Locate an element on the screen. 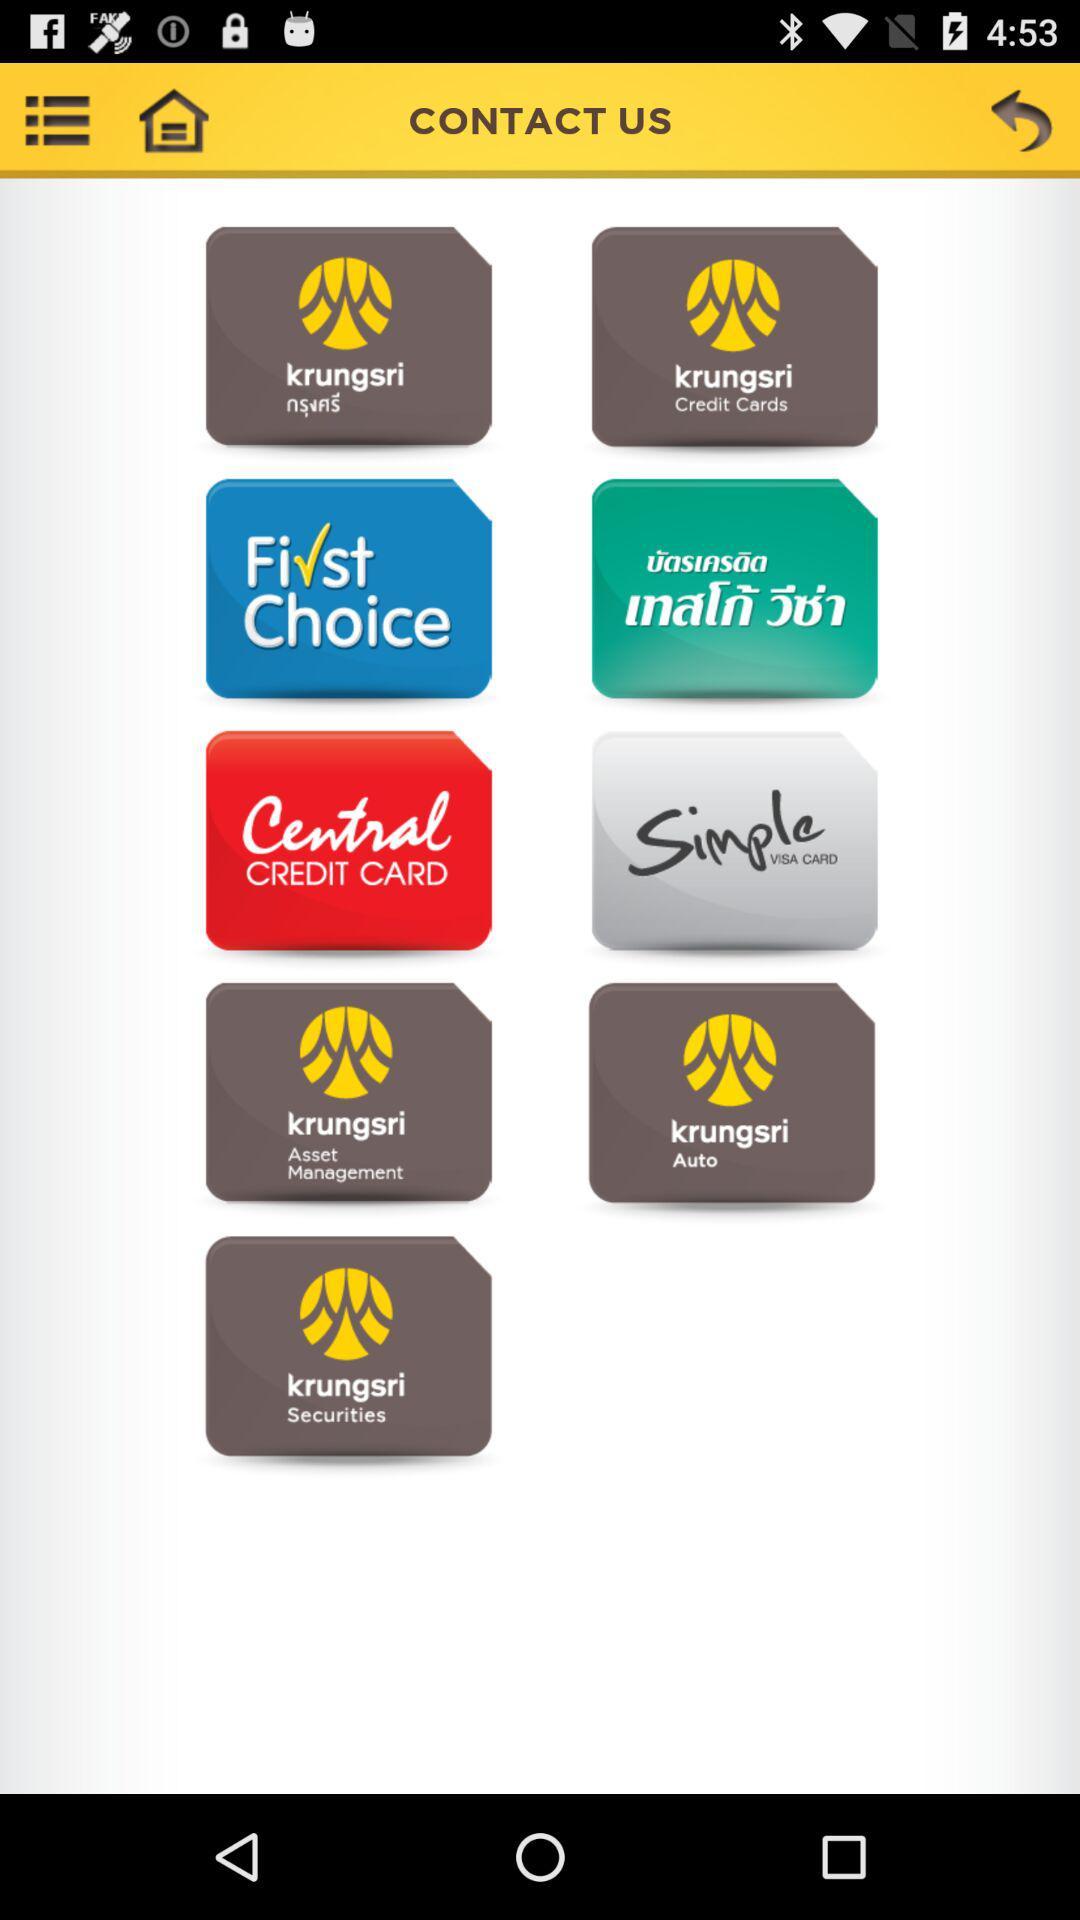 The image size is (1080, 1920). select contact option is located at coordinates (347, 1101).